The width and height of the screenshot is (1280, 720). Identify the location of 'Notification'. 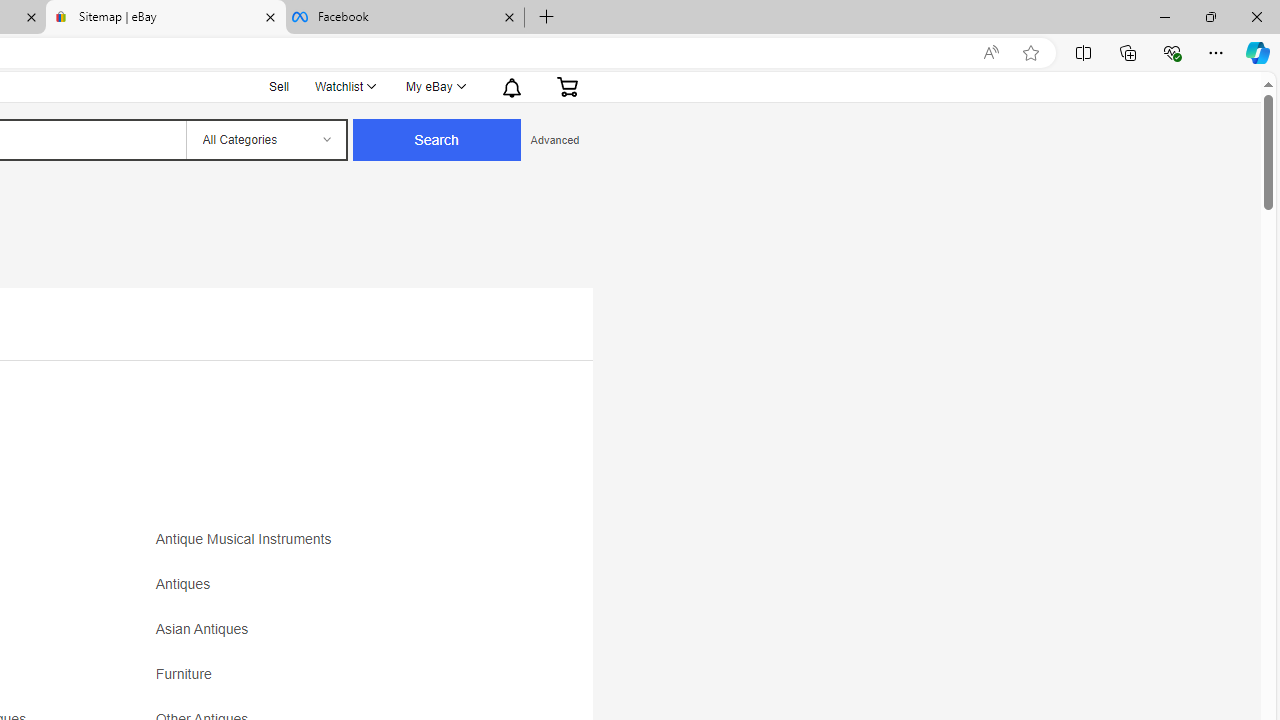
(512, 85).